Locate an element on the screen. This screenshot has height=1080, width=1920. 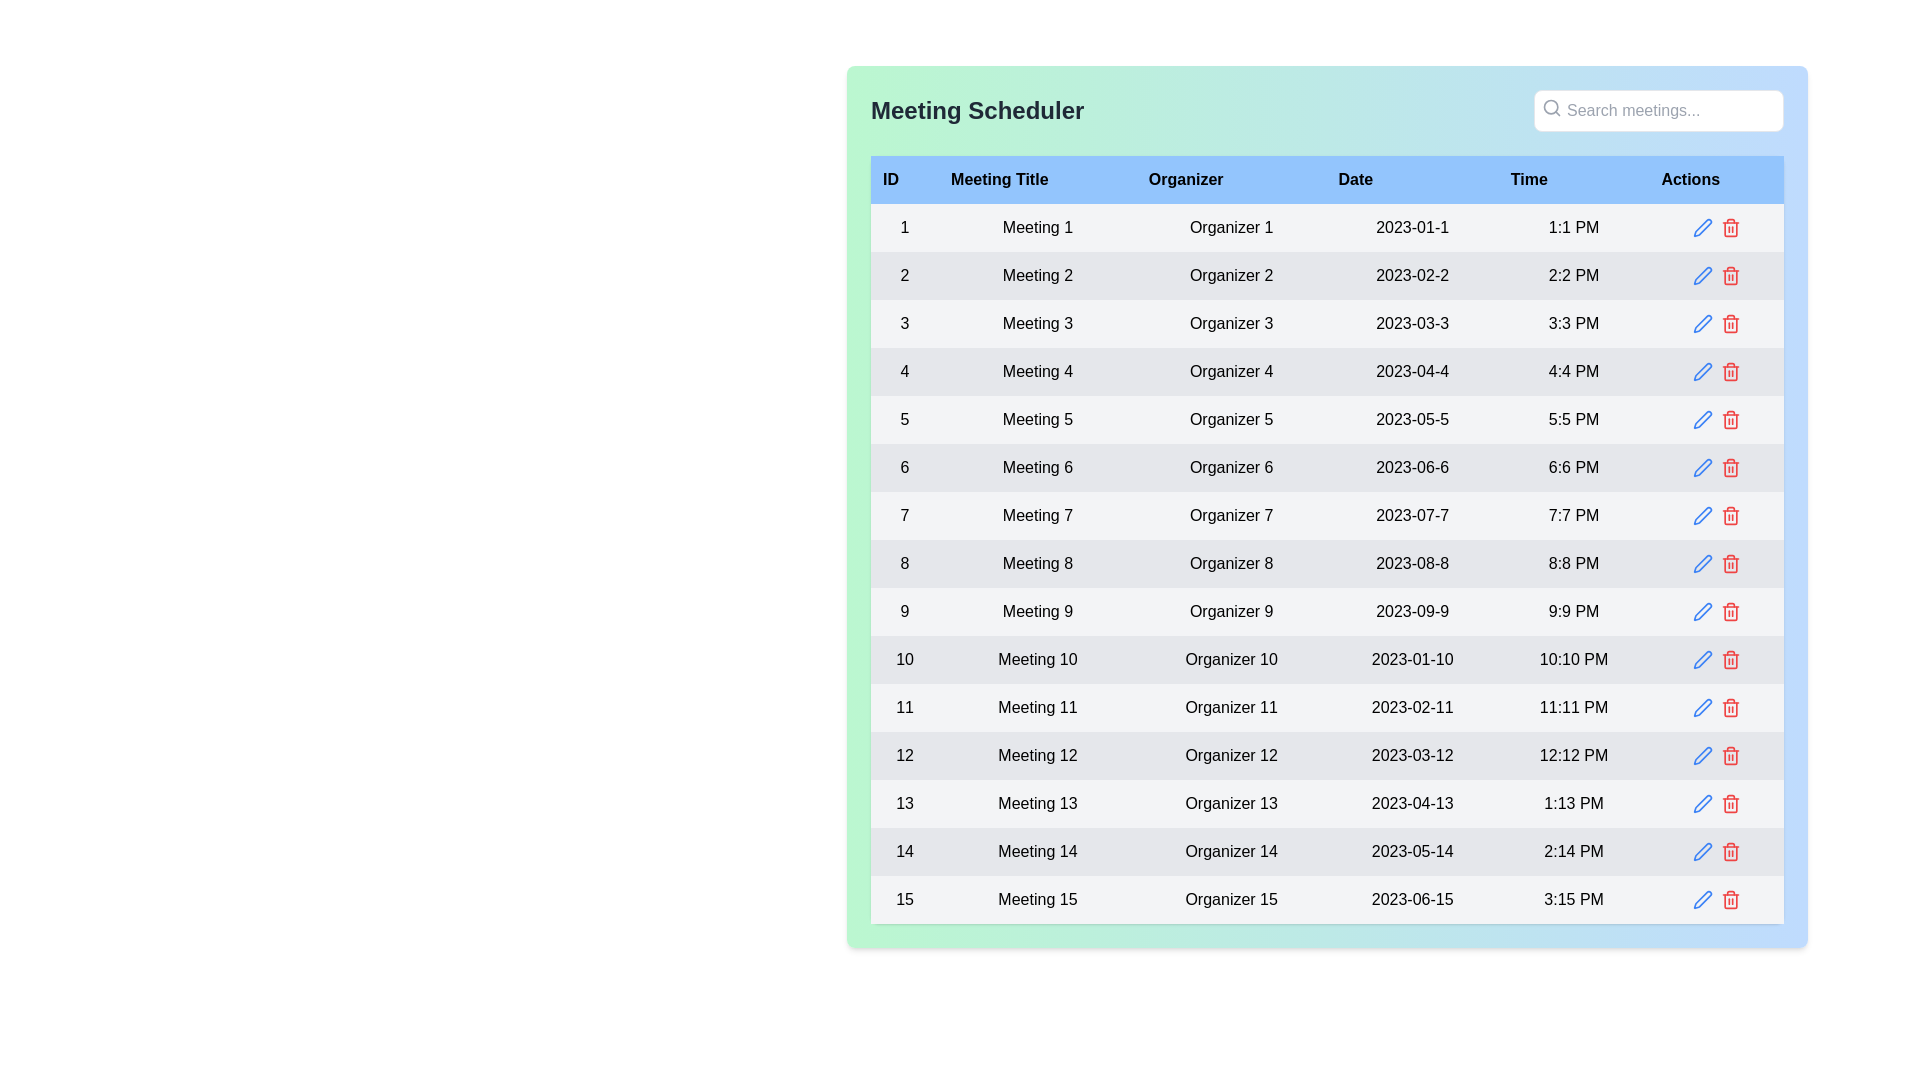
the Text element that identifies row number 3 in the table under the 'ID' column is located at coordinates (904, 323).